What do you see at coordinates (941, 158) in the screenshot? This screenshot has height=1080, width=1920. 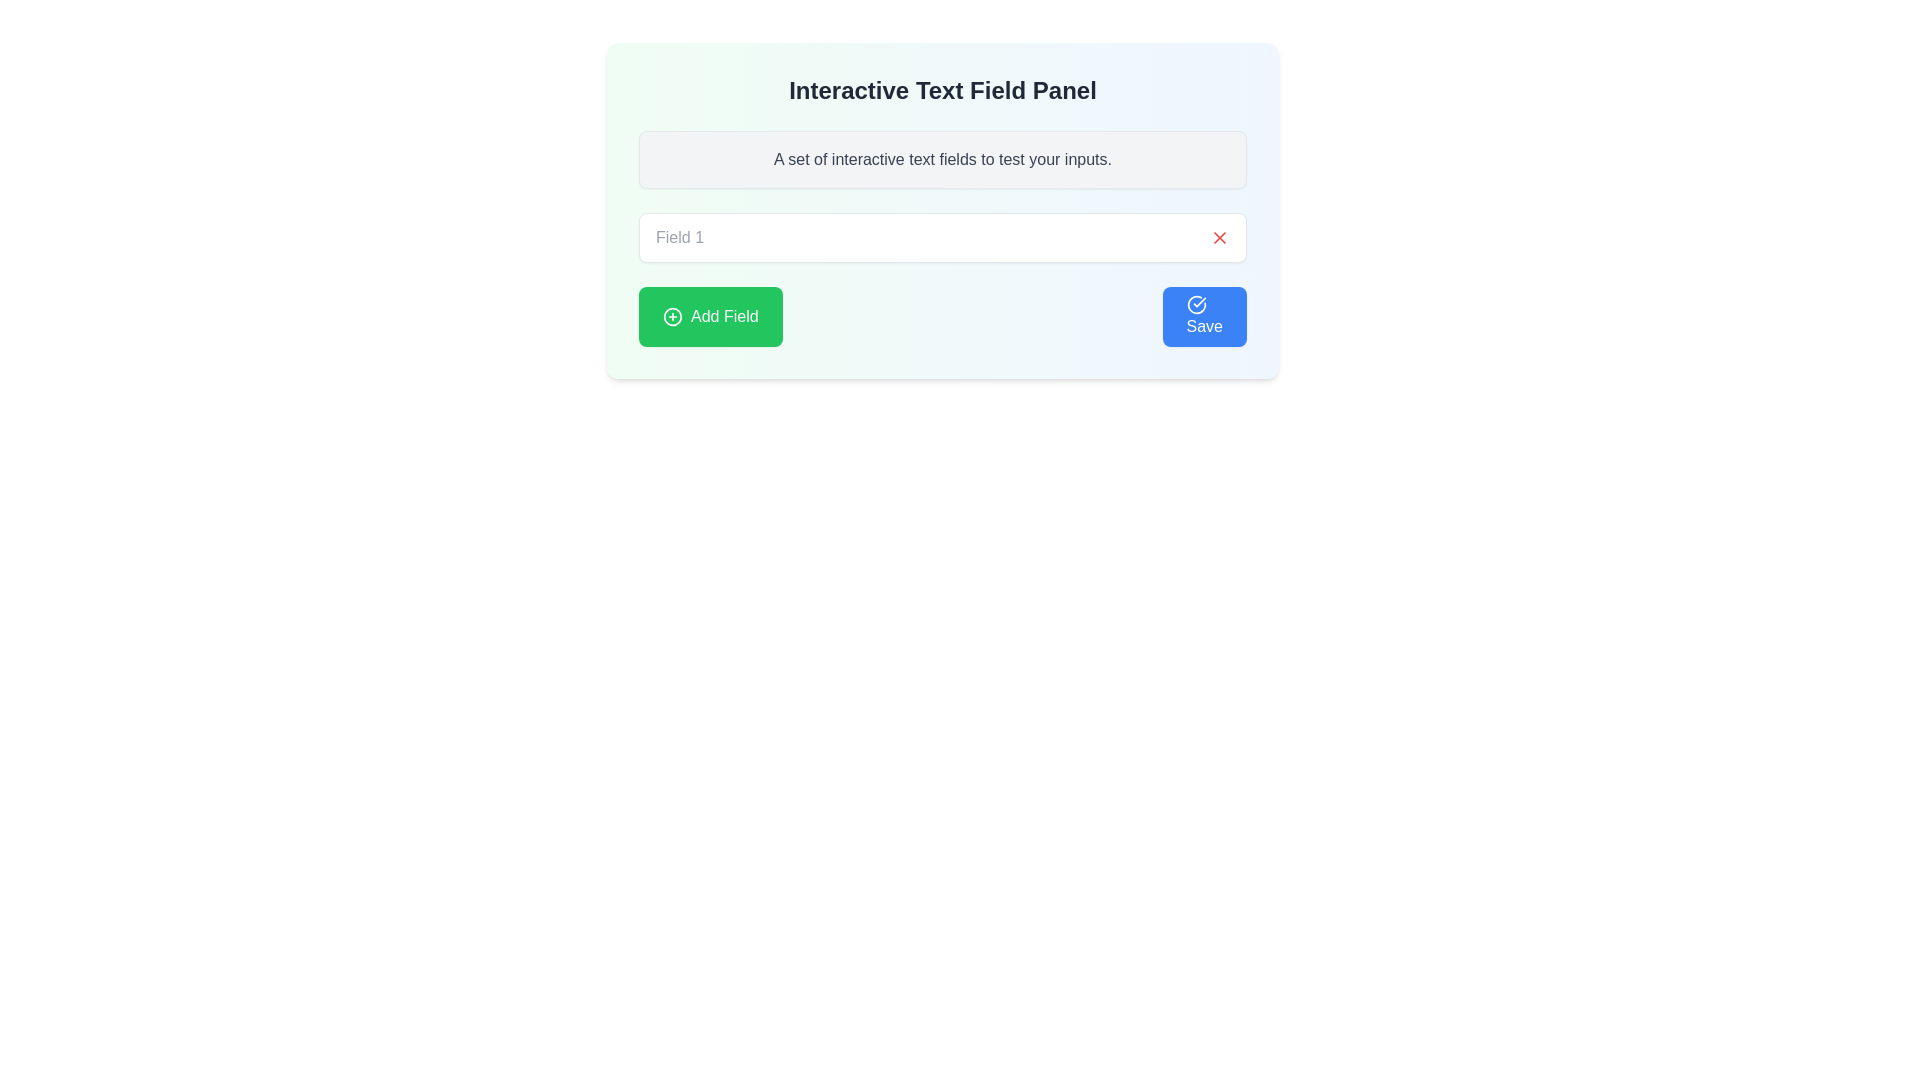 I see `the static text content that provides descriptive information about the interactive text fields, located below the title 'Interactive Text Field Panel' and above the input field labeled 'Field 1'` at bounding box center [941, 158].